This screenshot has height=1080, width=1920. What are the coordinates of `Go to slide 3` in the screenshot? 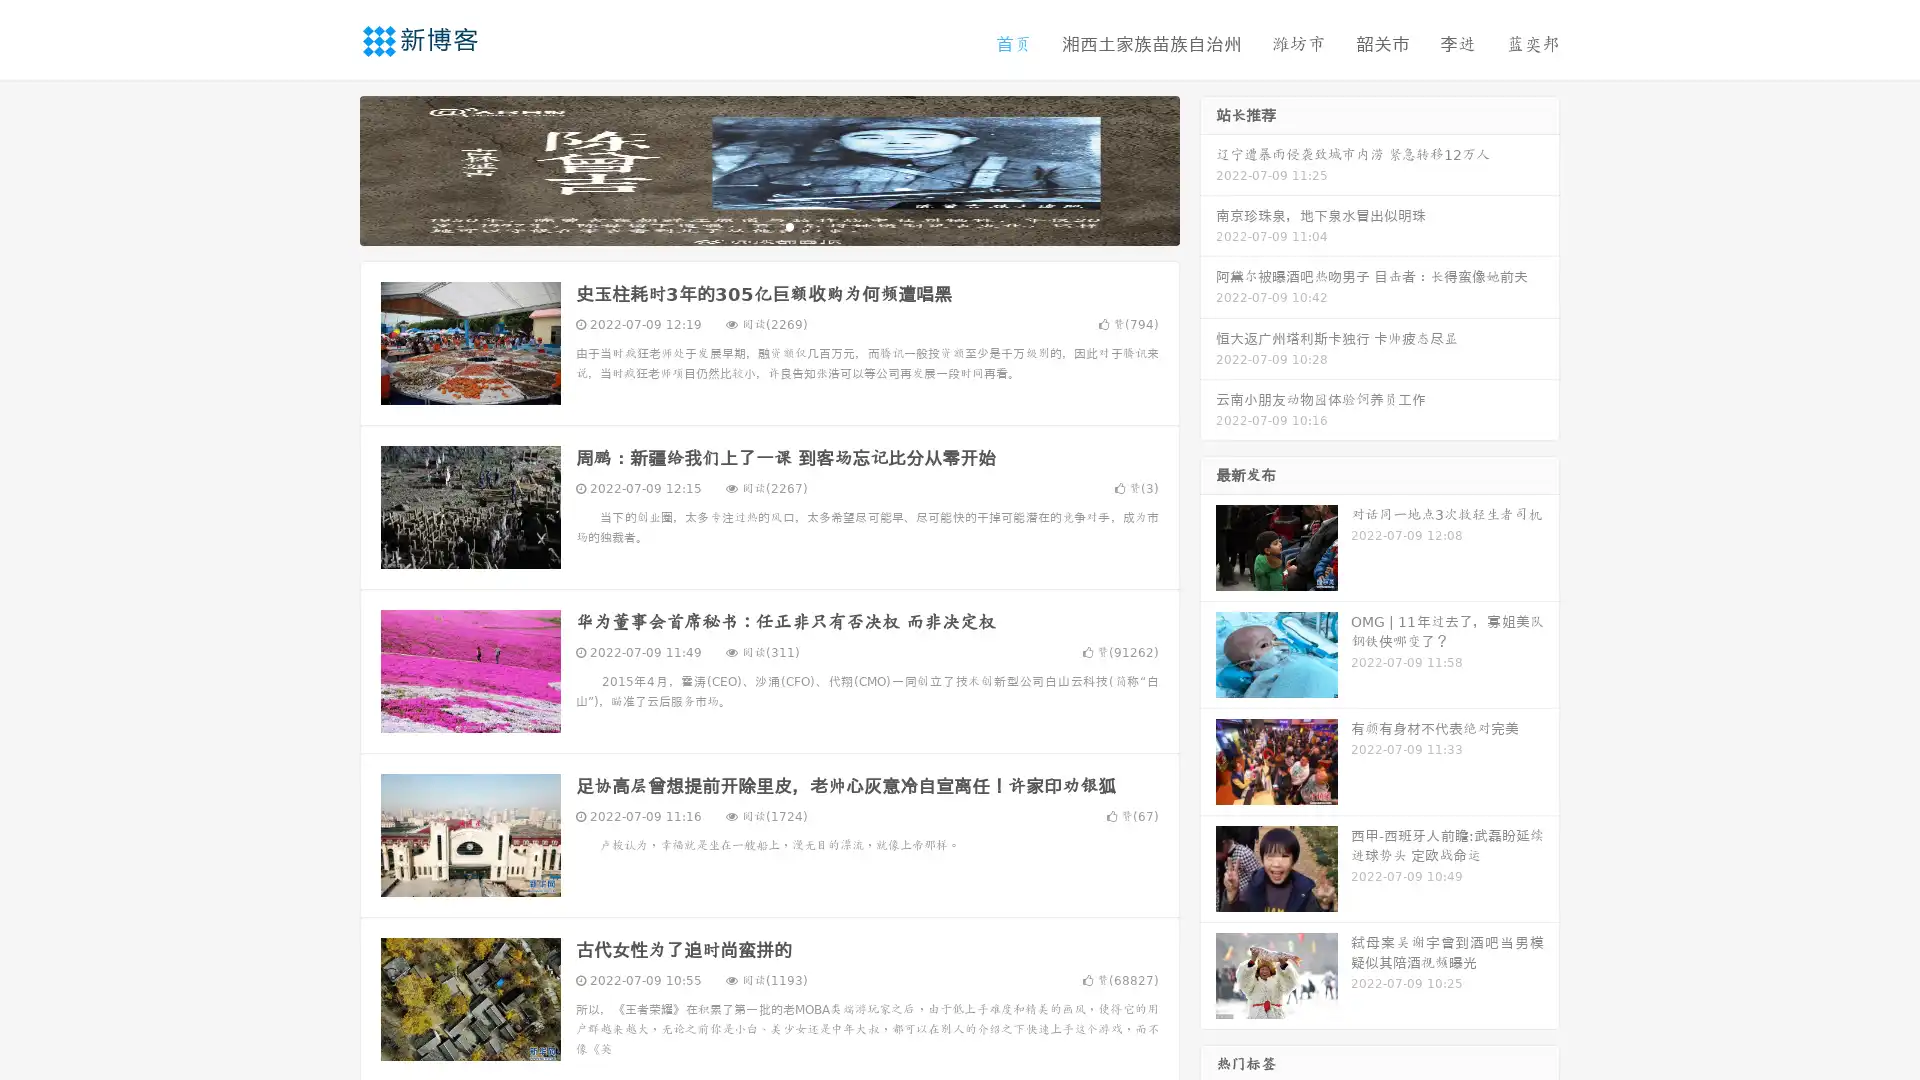 It's located at (789, 225).